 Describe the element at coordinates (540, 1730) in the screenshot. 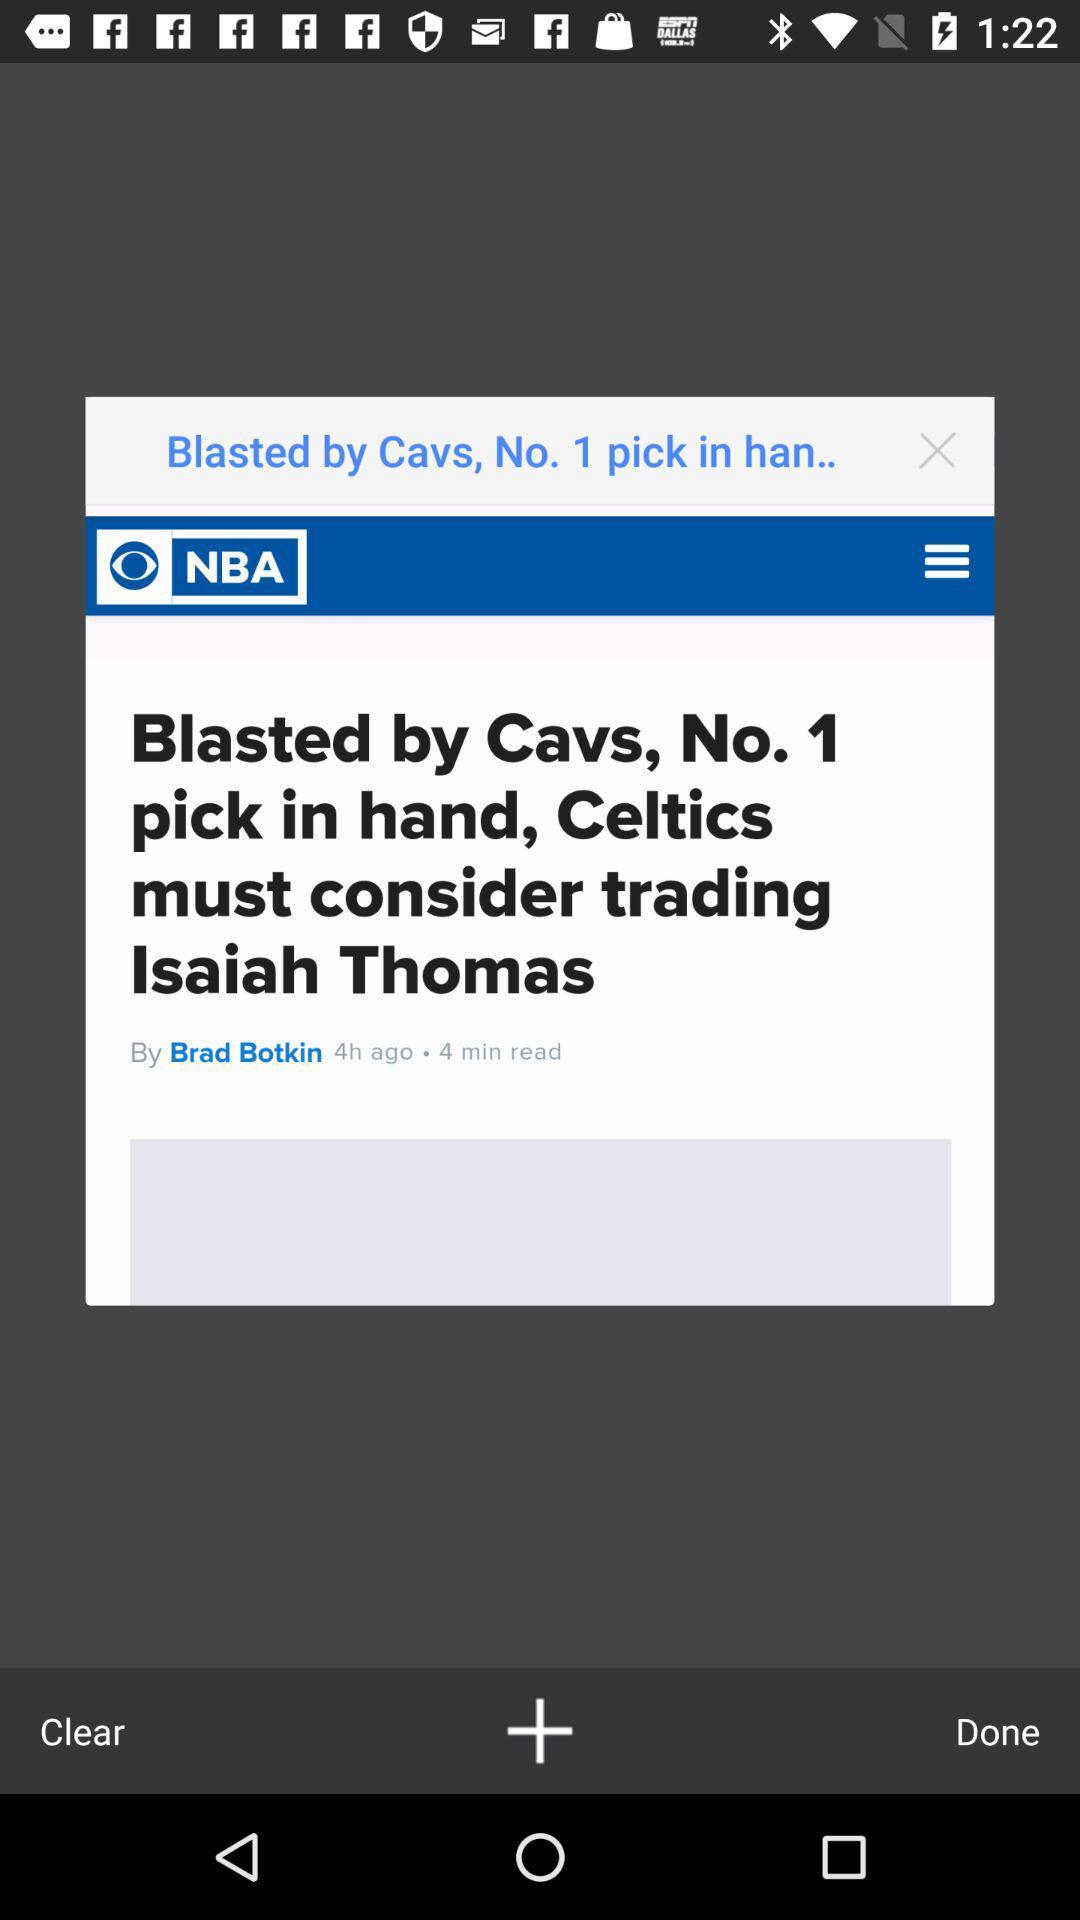

I see `app next to done item` at that location.